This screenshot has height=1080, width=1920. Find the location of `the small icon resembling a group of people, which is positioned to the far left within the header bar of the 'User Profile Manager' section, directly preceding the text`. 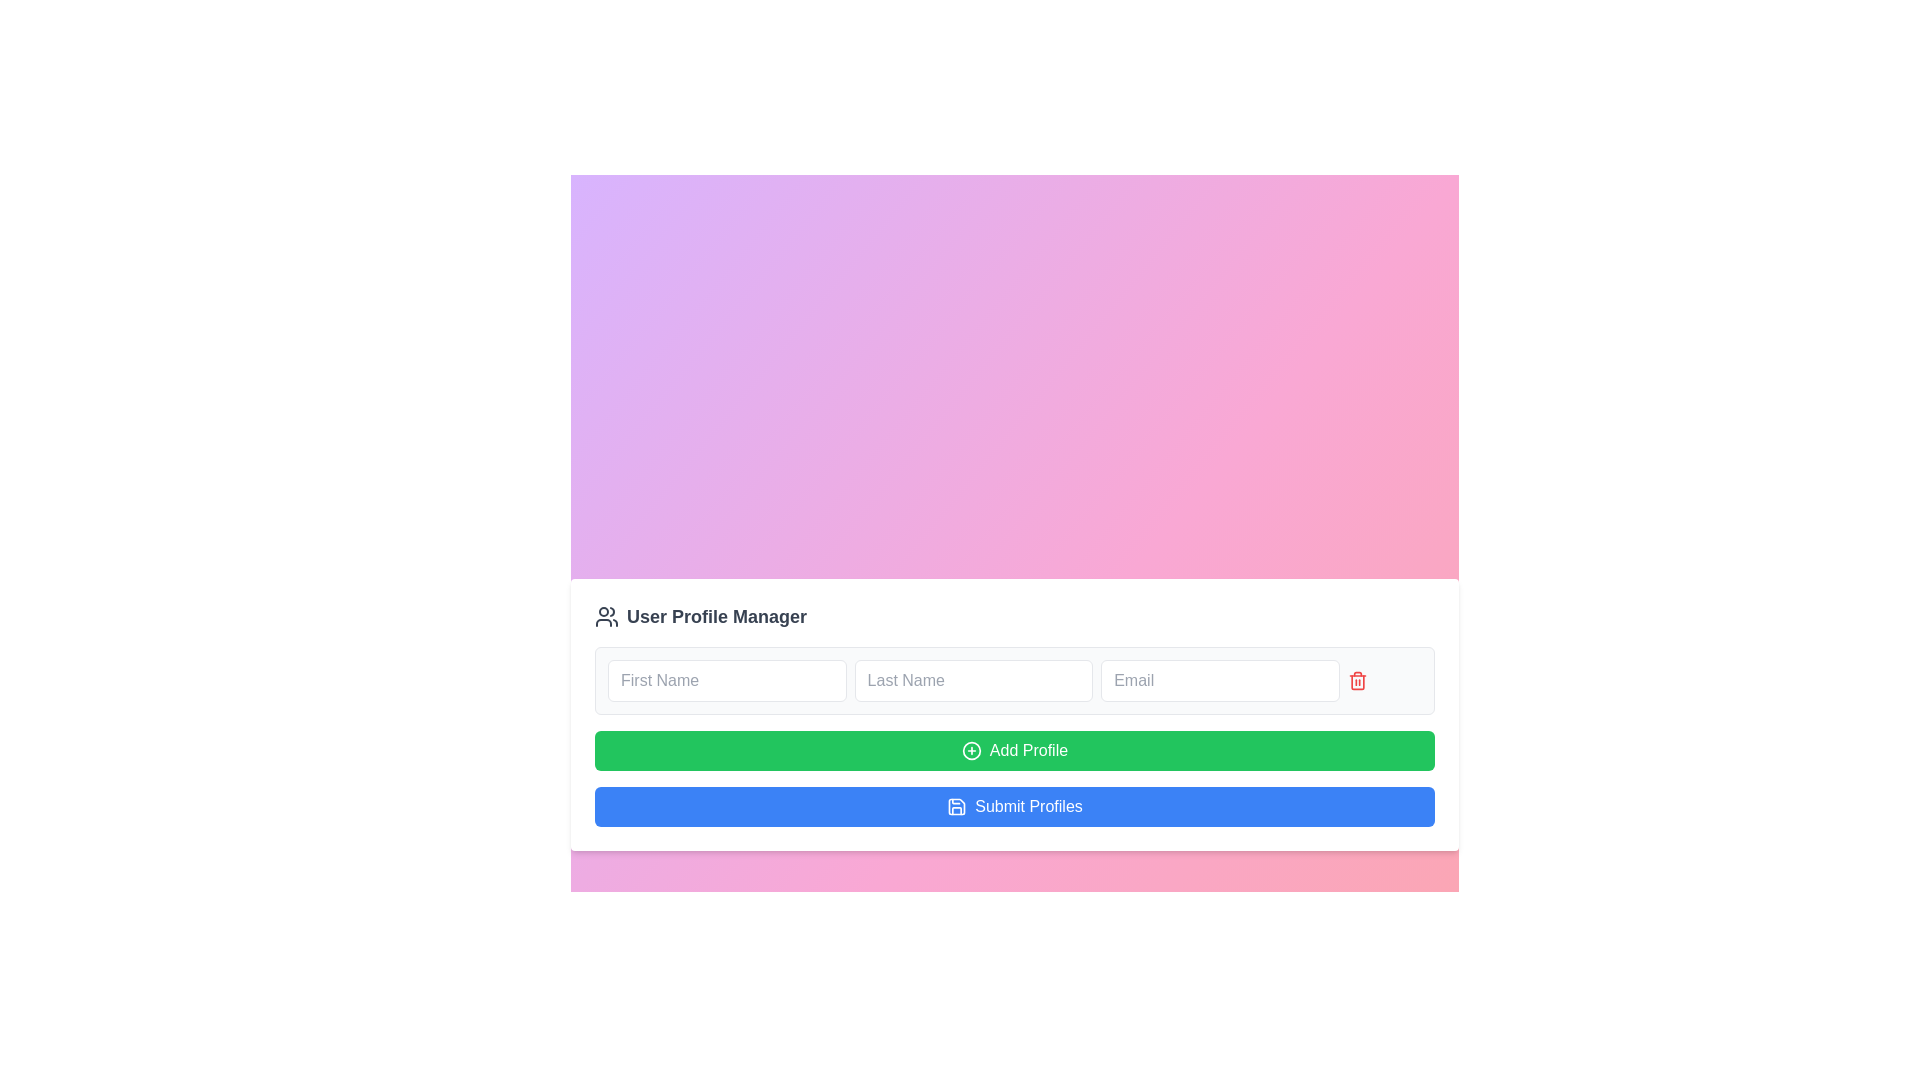

the small icon resembling a group of people, which is positioned to the far left within the header bar of the 'User Profile Manager' section, directly preceding the text is located at coordinates (605, 616).